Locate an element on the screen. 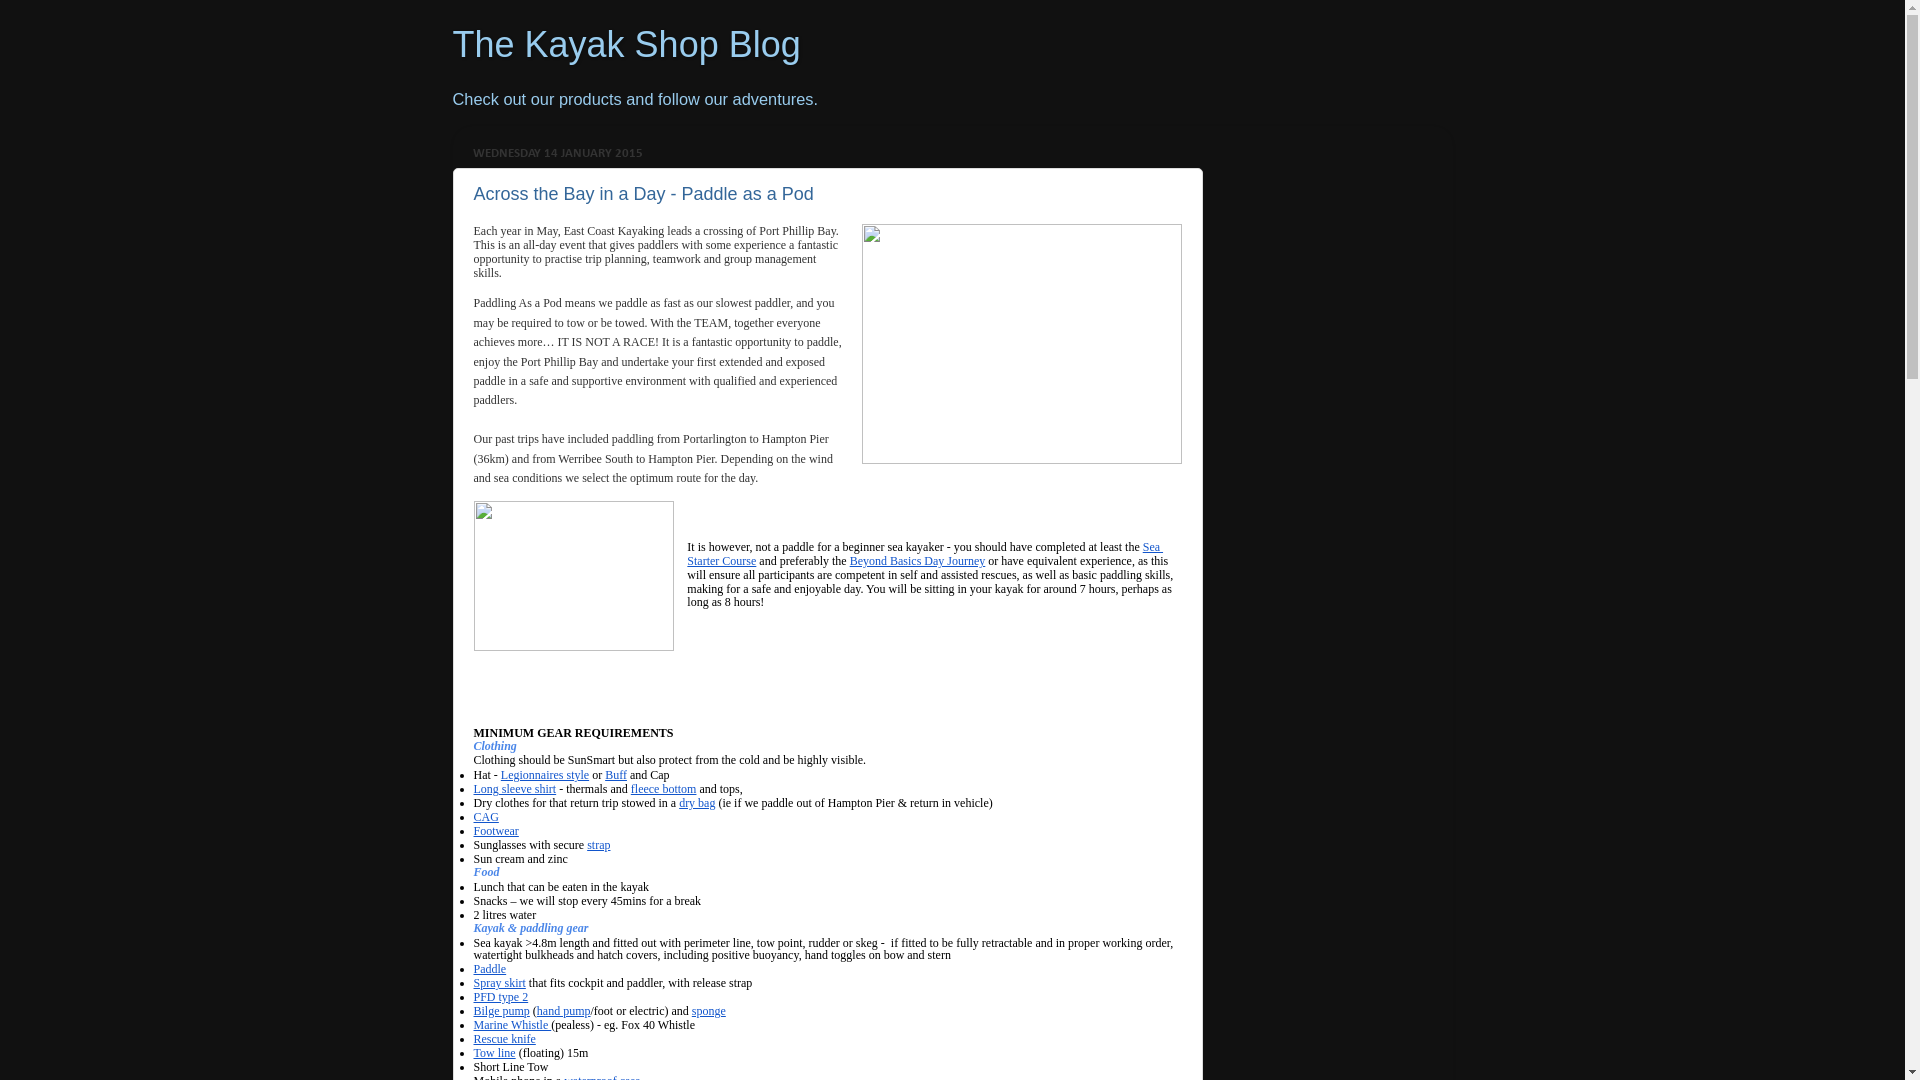 This screenshot has width=1920, height=1080. 'dry bag' is located at coordinates (696, 801).